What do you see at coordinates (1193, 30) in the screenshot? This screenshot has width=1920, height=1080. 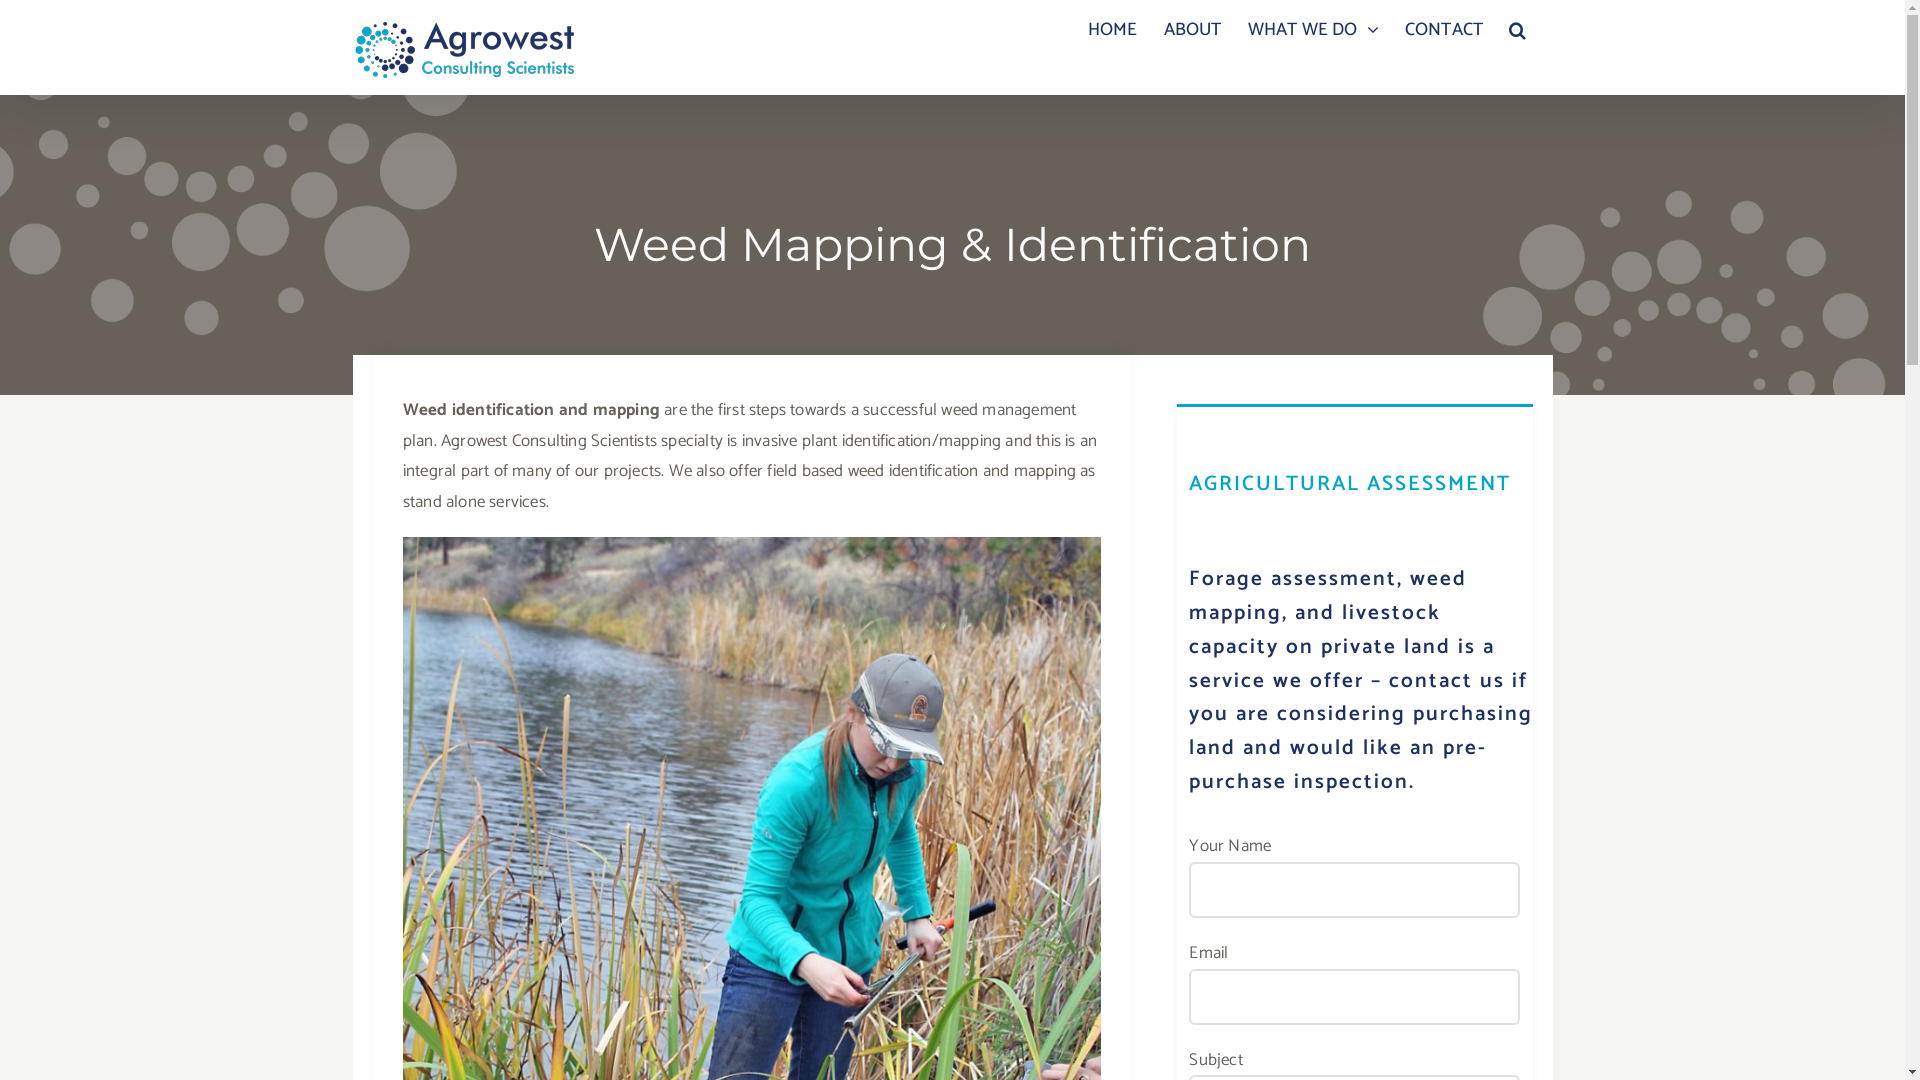 I see `'ABOUT'` at bounding box center [1193, 30].